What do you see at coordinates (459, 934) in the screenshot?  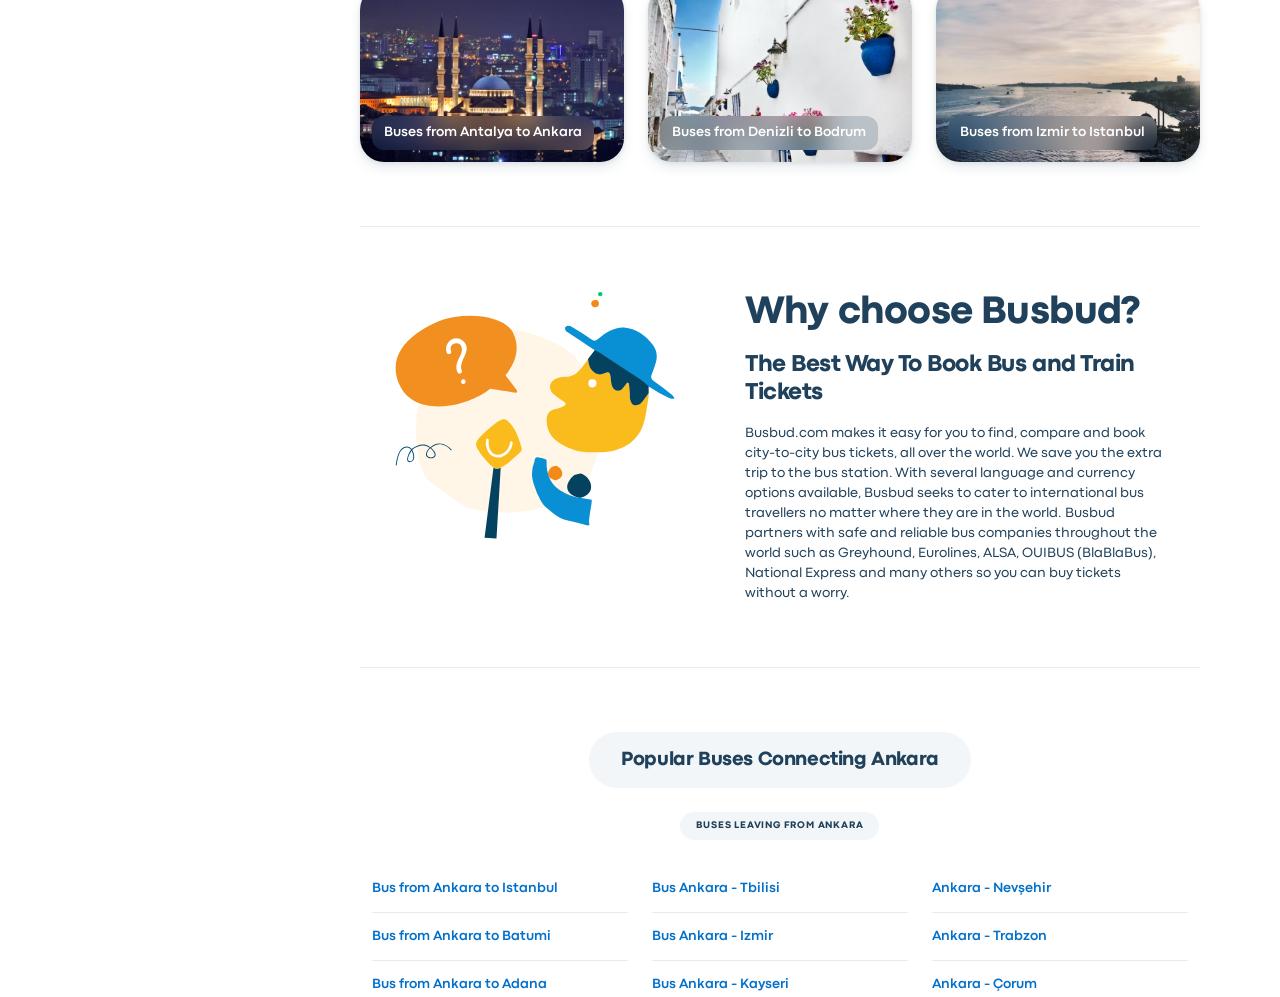 I see `'Bus from Ankara to Batumi'` at bounding box center [459, 934].